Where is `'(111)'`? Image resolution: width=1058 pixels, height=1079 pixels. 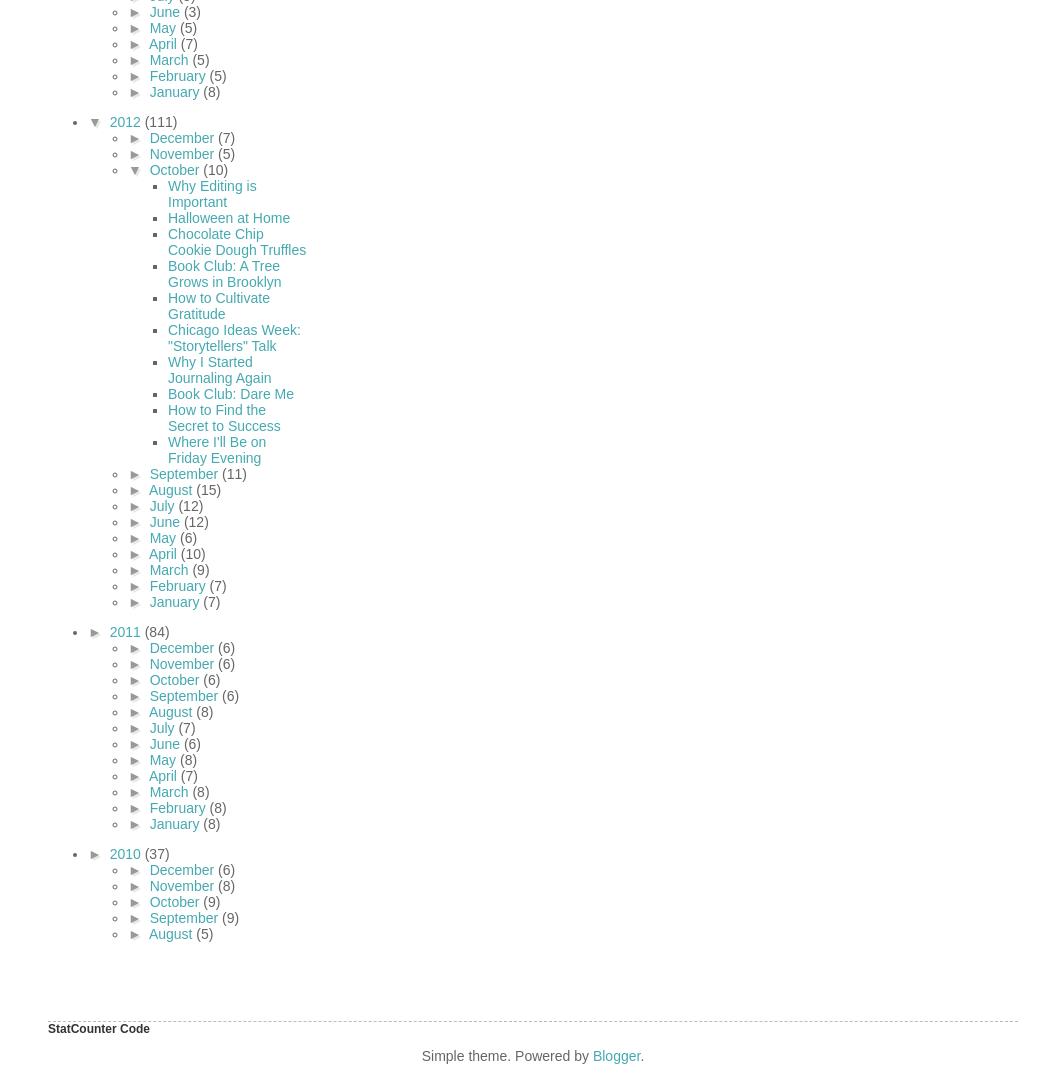
'(111)' is located at coordinates (159, 120).